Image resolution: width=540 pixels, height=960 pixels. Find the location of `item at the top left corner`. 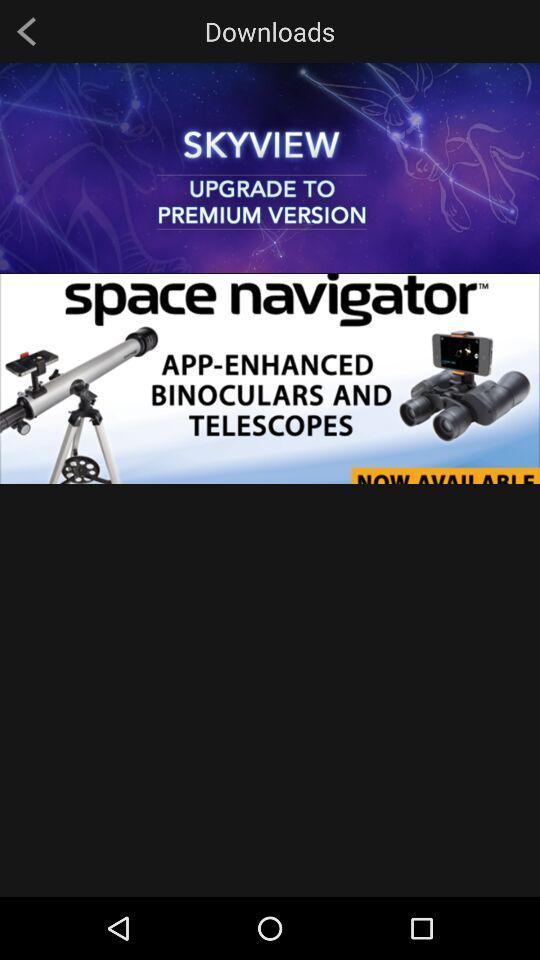

item at the top left corner is located at coordinates (25, 30).